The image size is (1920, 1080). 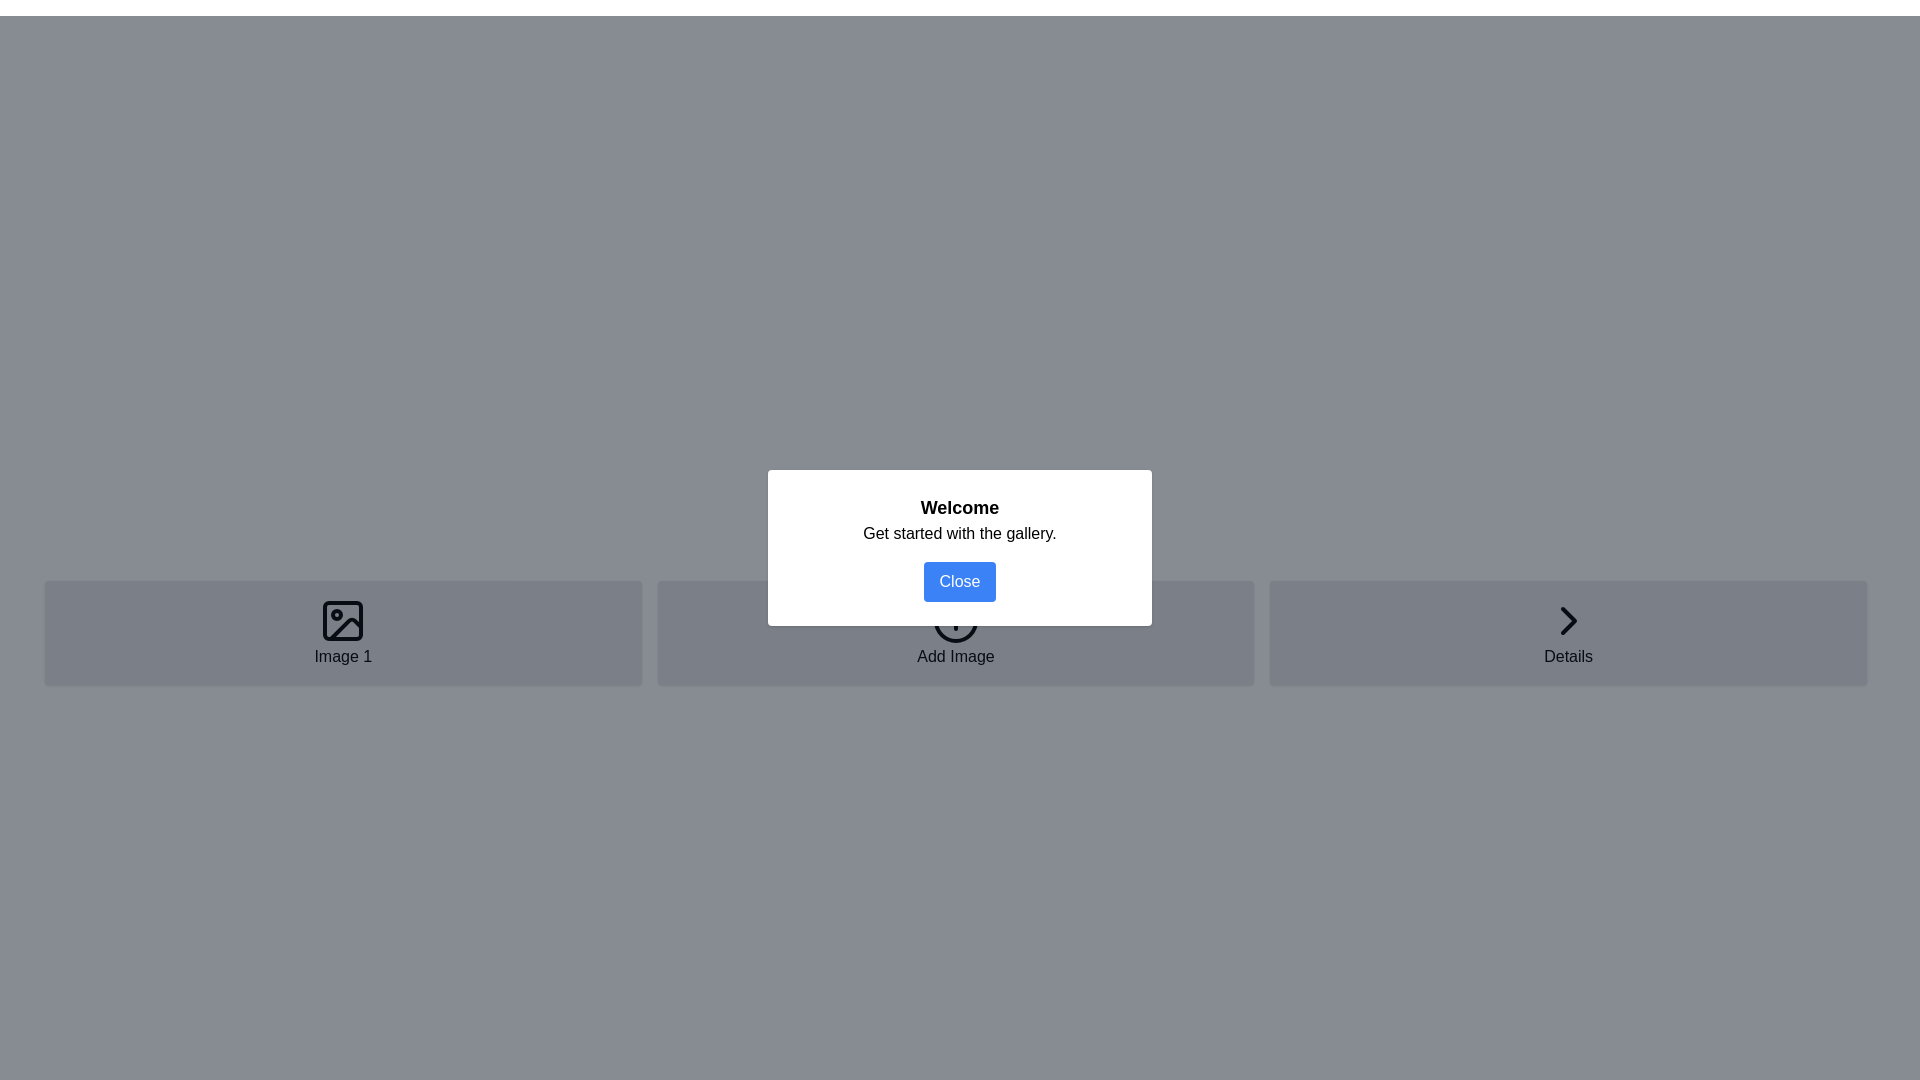 What do you see at coordinates (343, 656) in the screenshot?
I see `the label displaying 'Image 1', which is located directly beneath the image placeholder icon in the bottom-center of the first card` at bounding box center [343, 656].